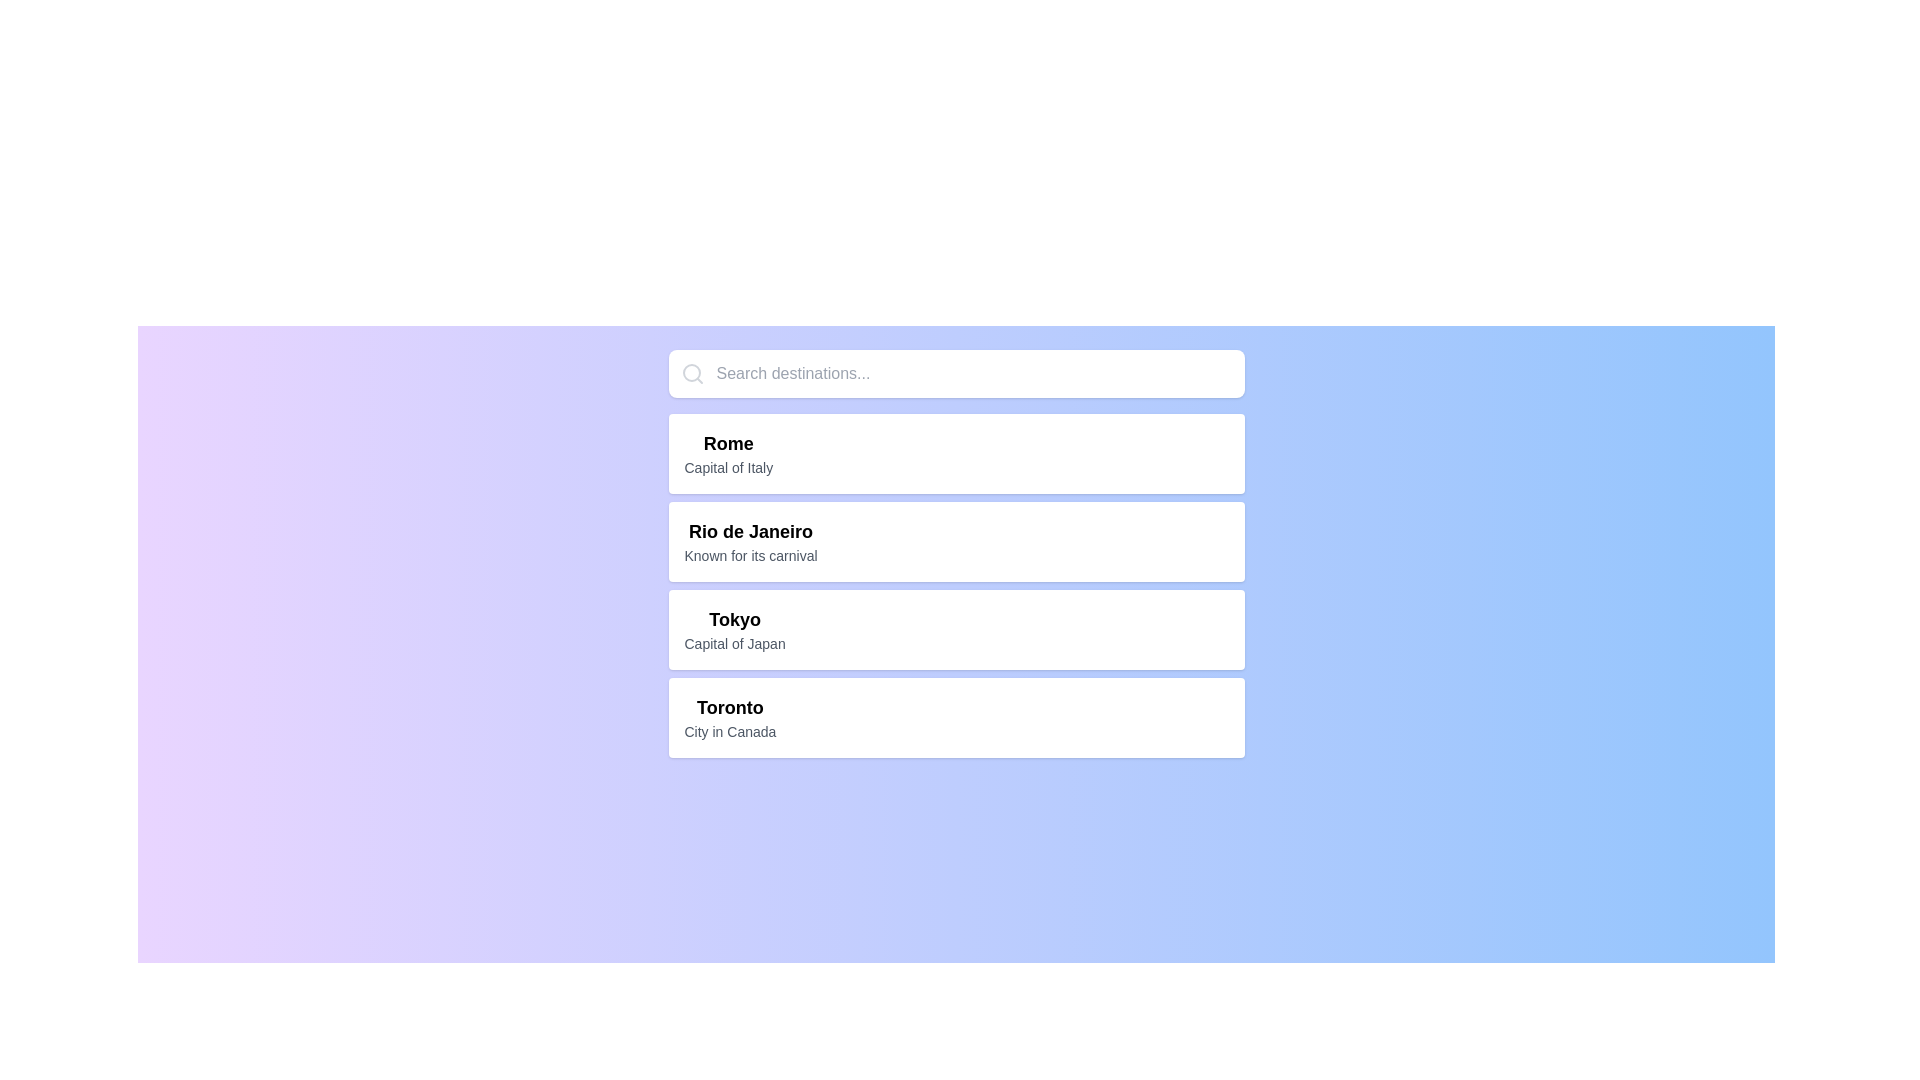  Describe the element at coordinates (750, 555) in the screenshot. I see `the text label providing additional information related to the city 'Rio de Janeiro', which is positioned below the heading of the same city` at that location.